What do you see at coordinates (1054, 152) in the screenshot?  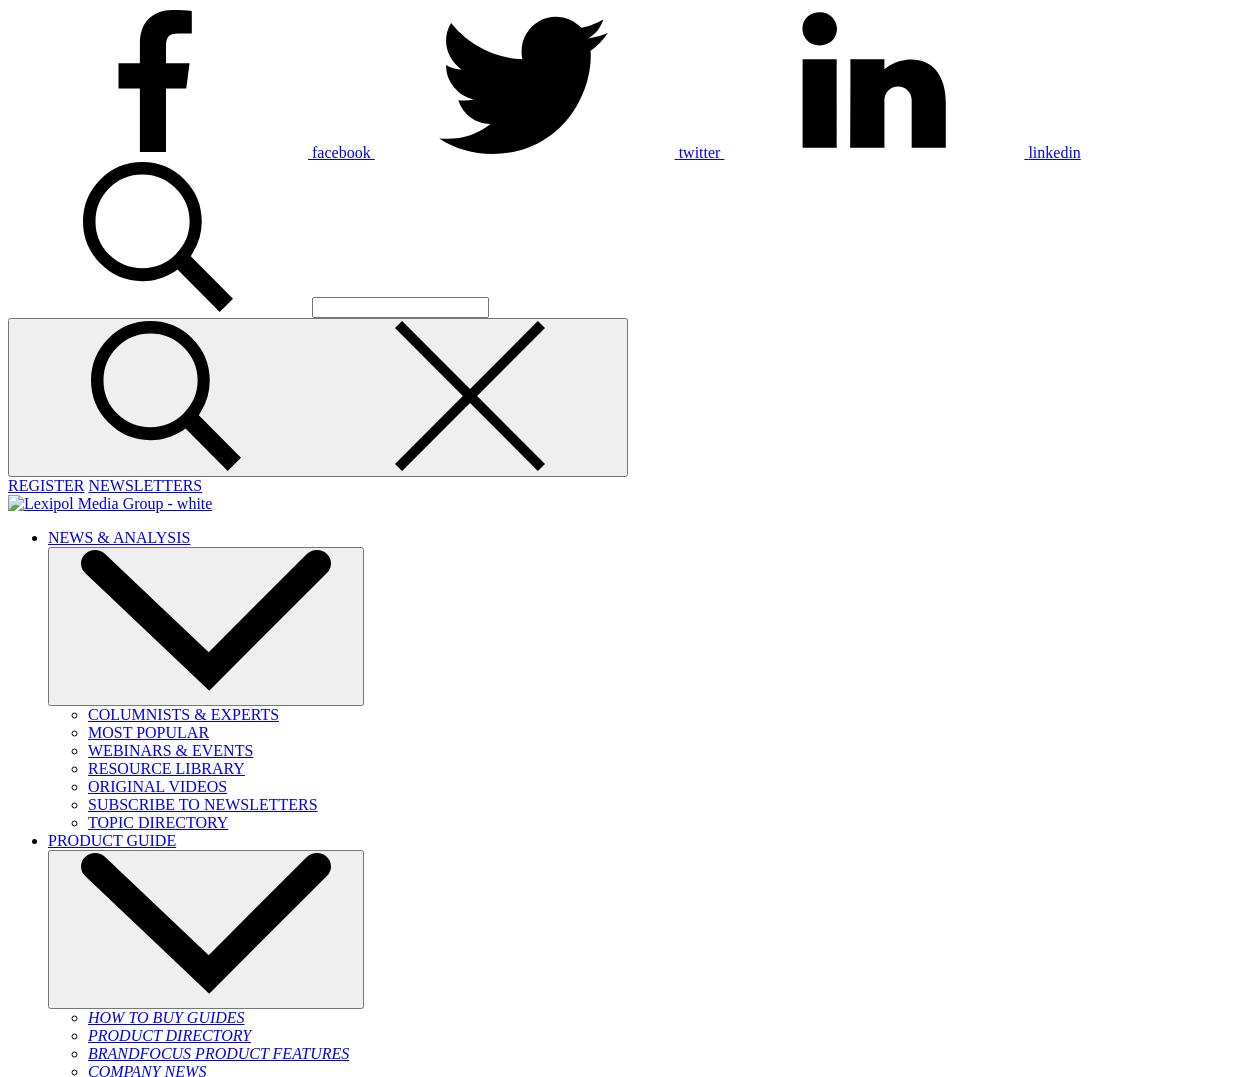 I see `'linkedin'` at bounding box center [1054, 152].